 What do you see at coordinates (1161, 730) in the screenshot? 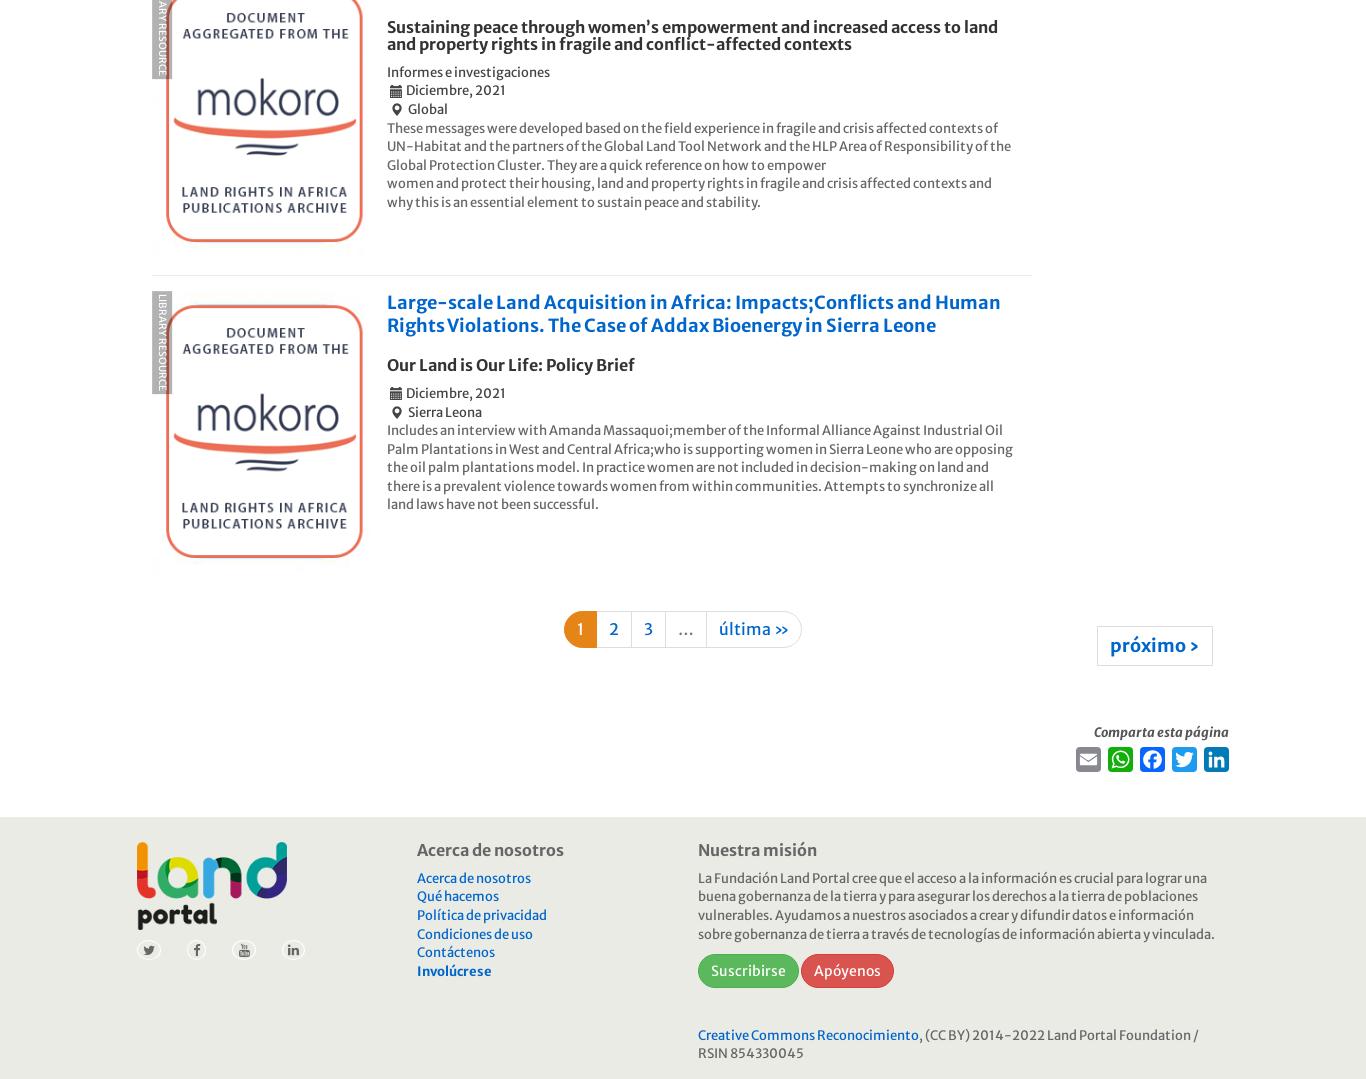
I see `'Comparta esta página'` at bounding box center [1161, 730].